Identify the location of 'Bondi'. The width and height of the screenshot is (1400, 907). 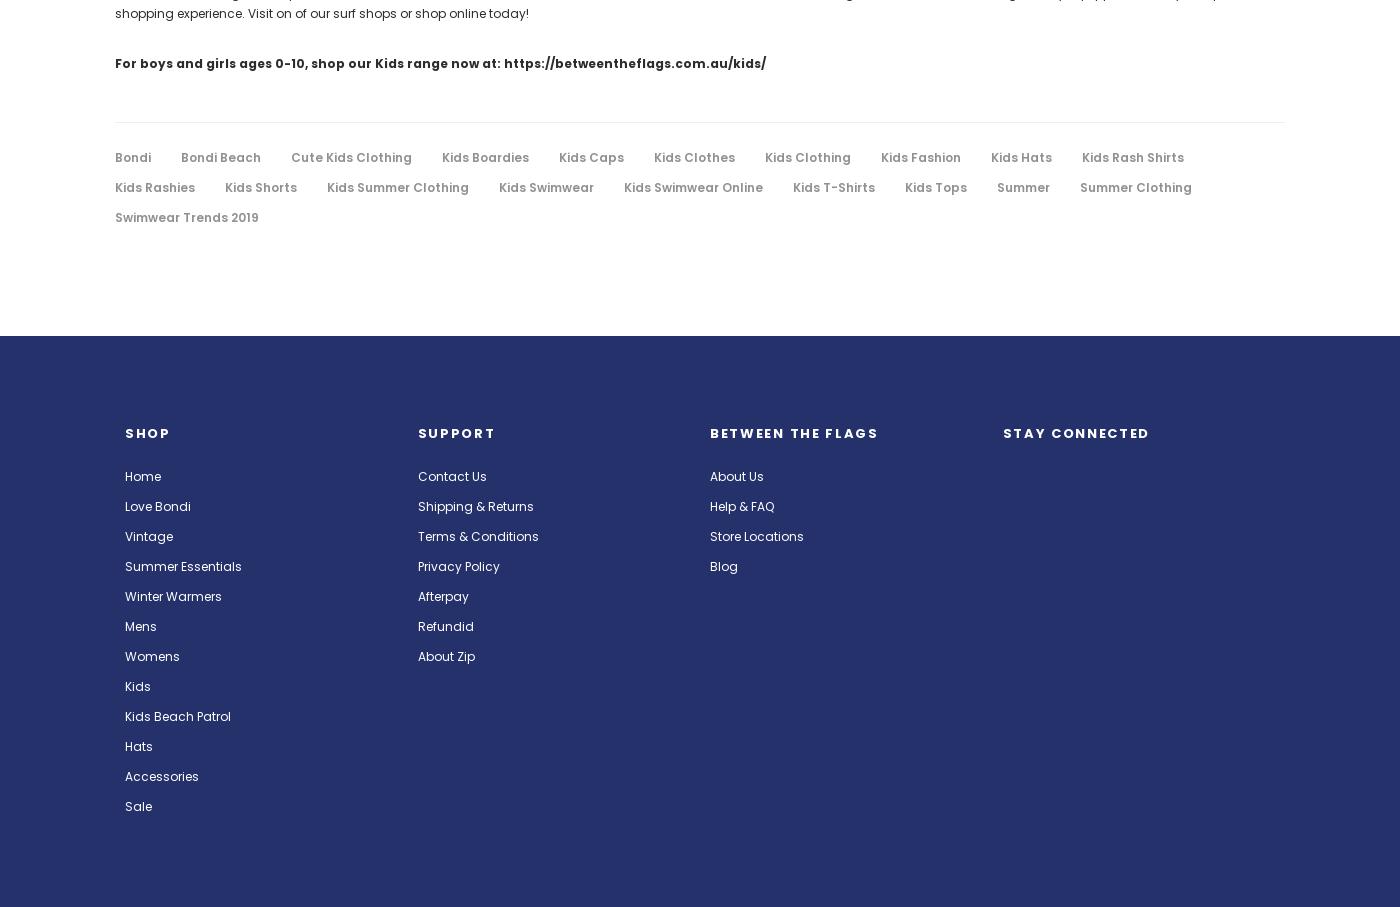
(114, 157).